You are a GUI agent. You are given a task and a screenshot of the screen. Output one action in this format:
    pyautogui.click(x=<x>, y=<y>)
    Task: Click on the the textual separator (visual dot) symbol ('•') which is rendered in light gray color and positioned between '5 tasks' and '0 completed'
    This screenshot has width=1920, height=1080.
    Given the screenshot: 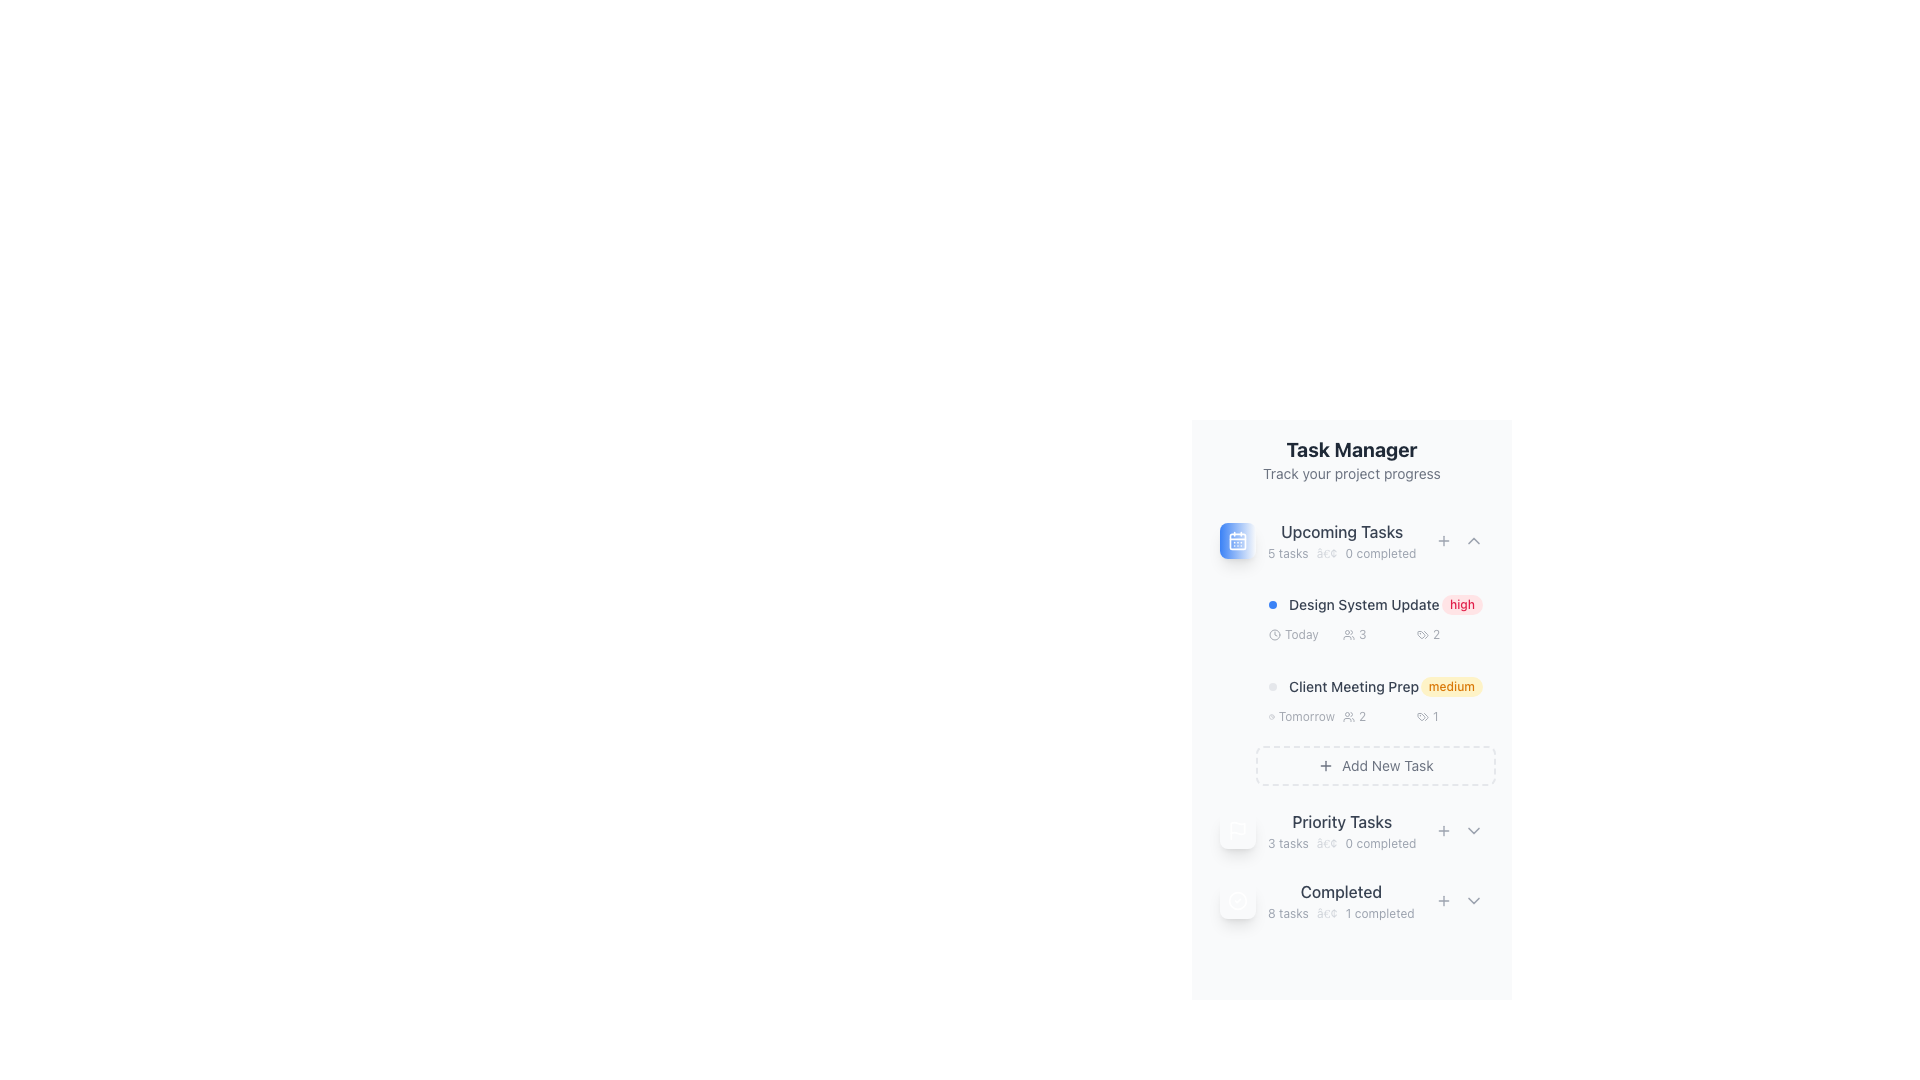 What is the action you would take?
    pyautogui.click(x=1327, y=554)
    